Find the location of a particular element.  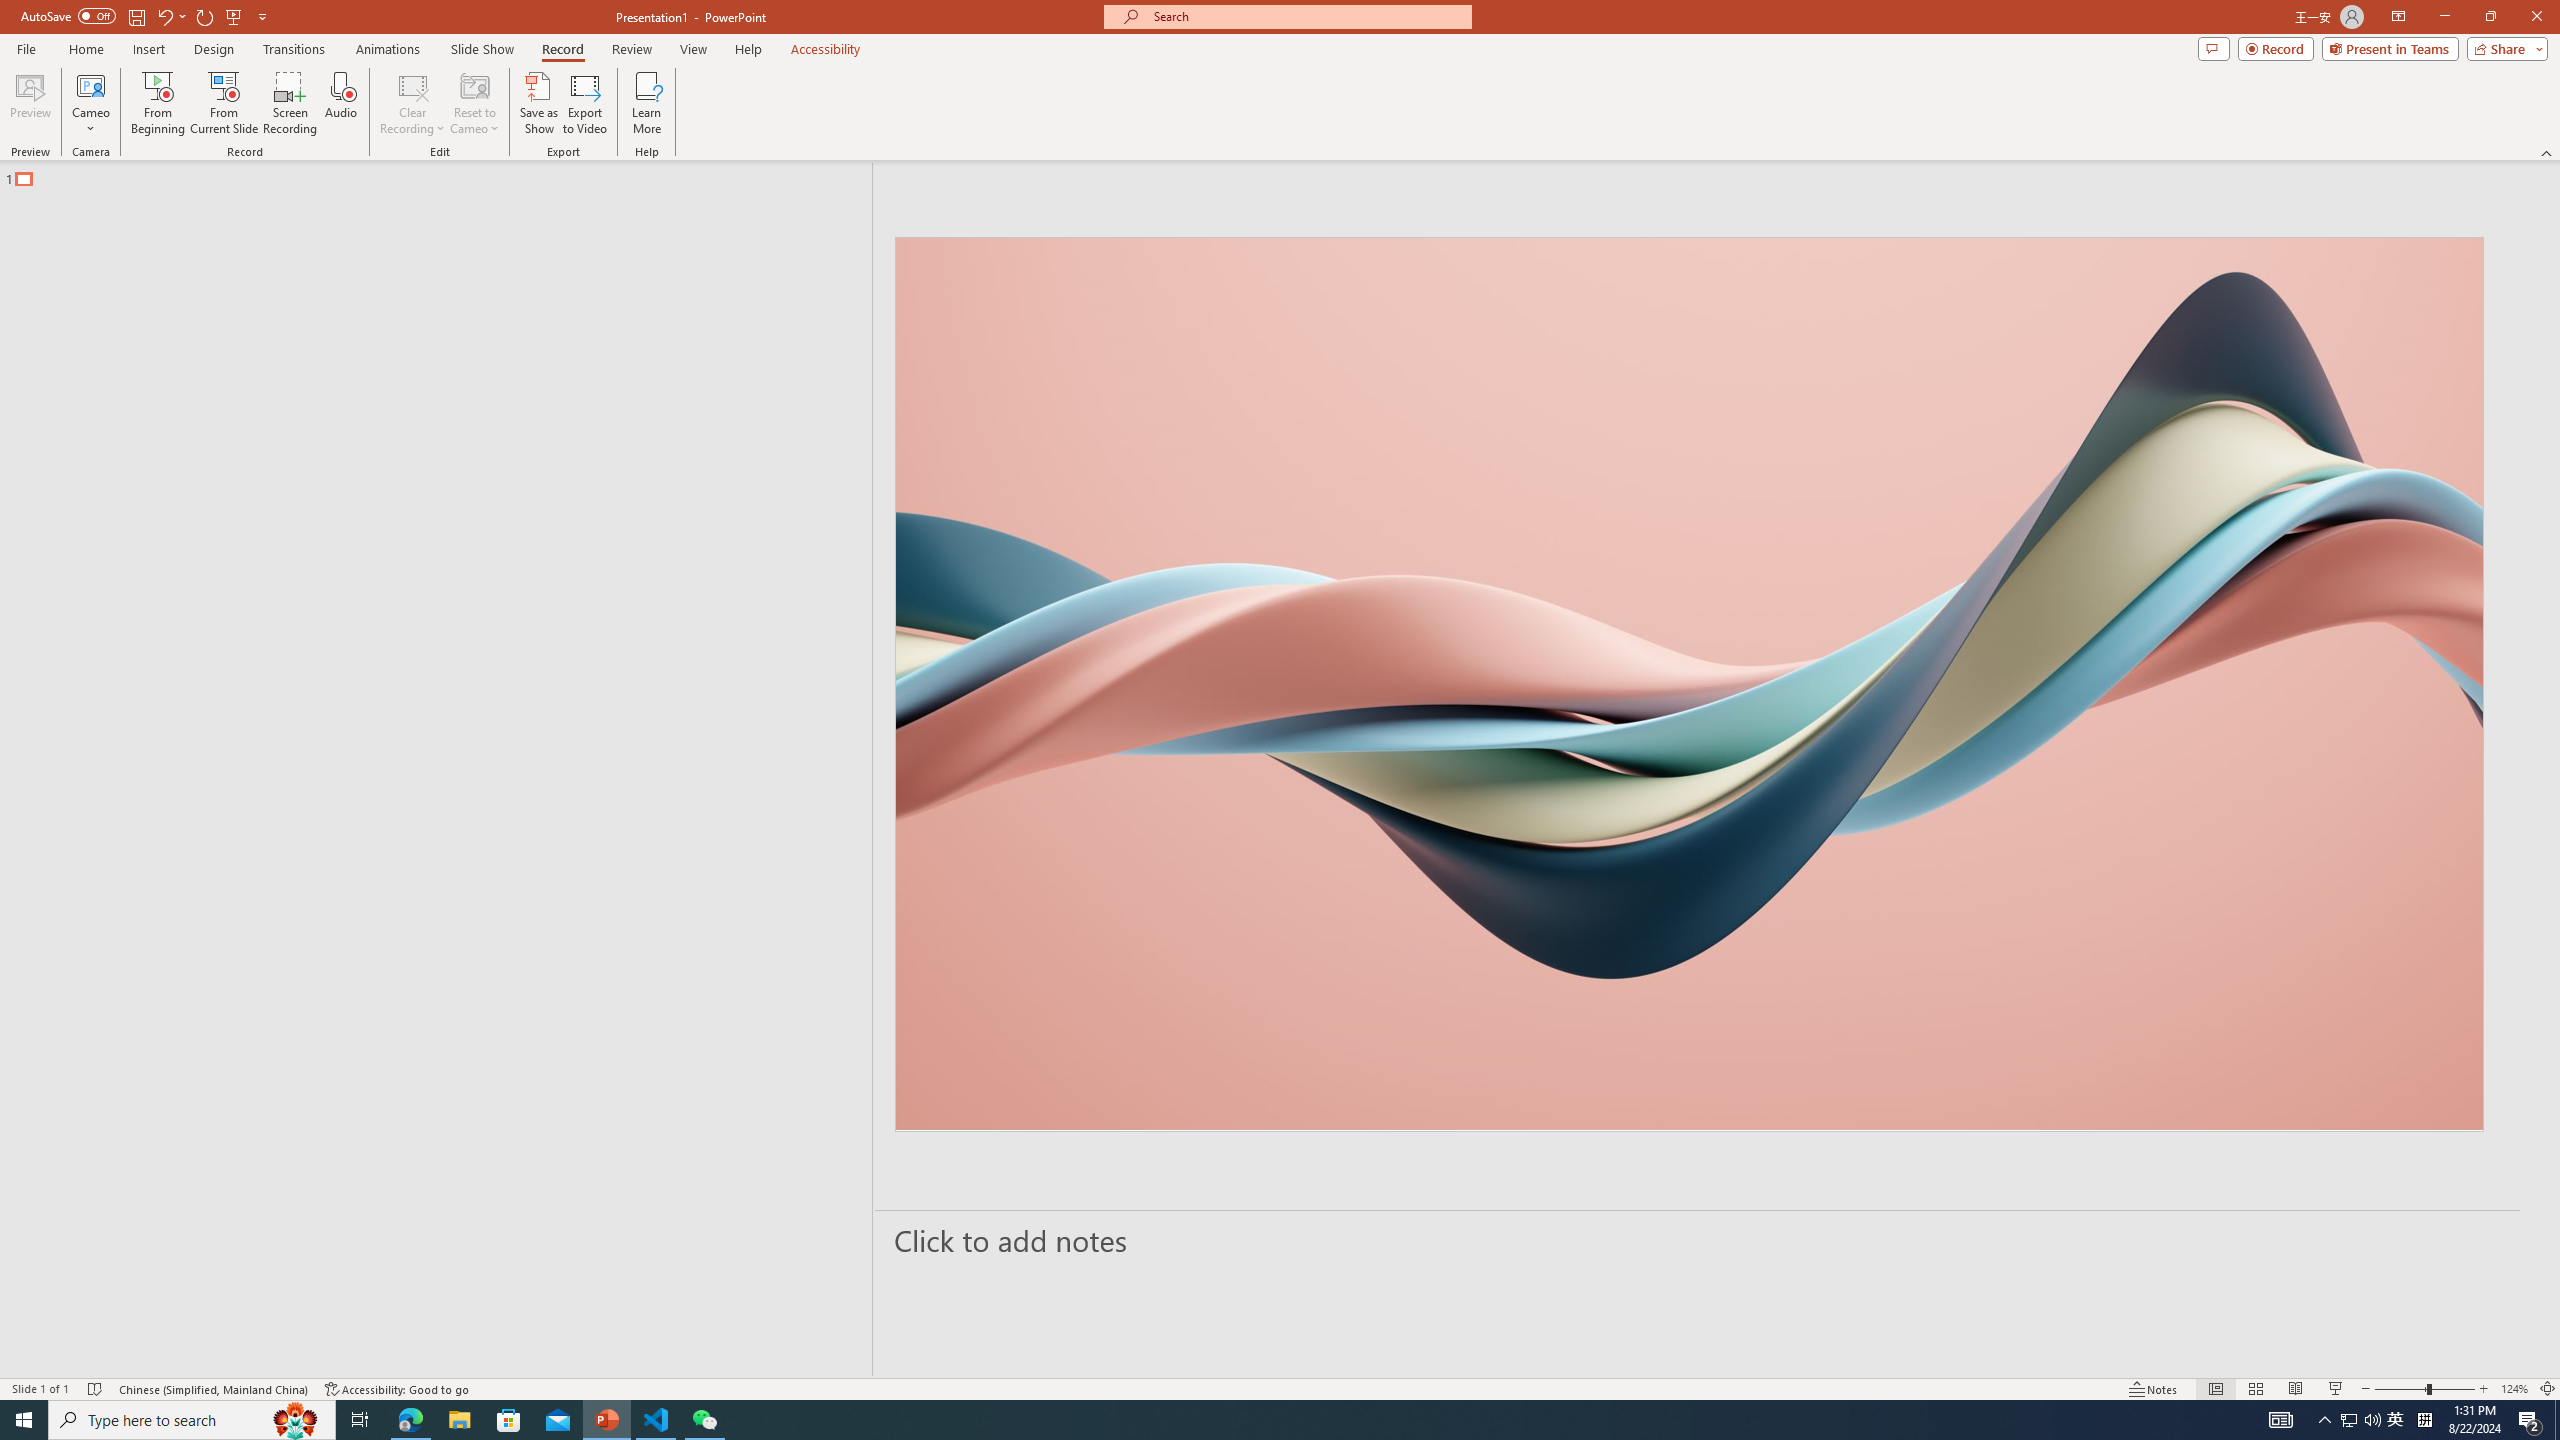

'Wavy 3D art' is located at coordinates (1688, 683).